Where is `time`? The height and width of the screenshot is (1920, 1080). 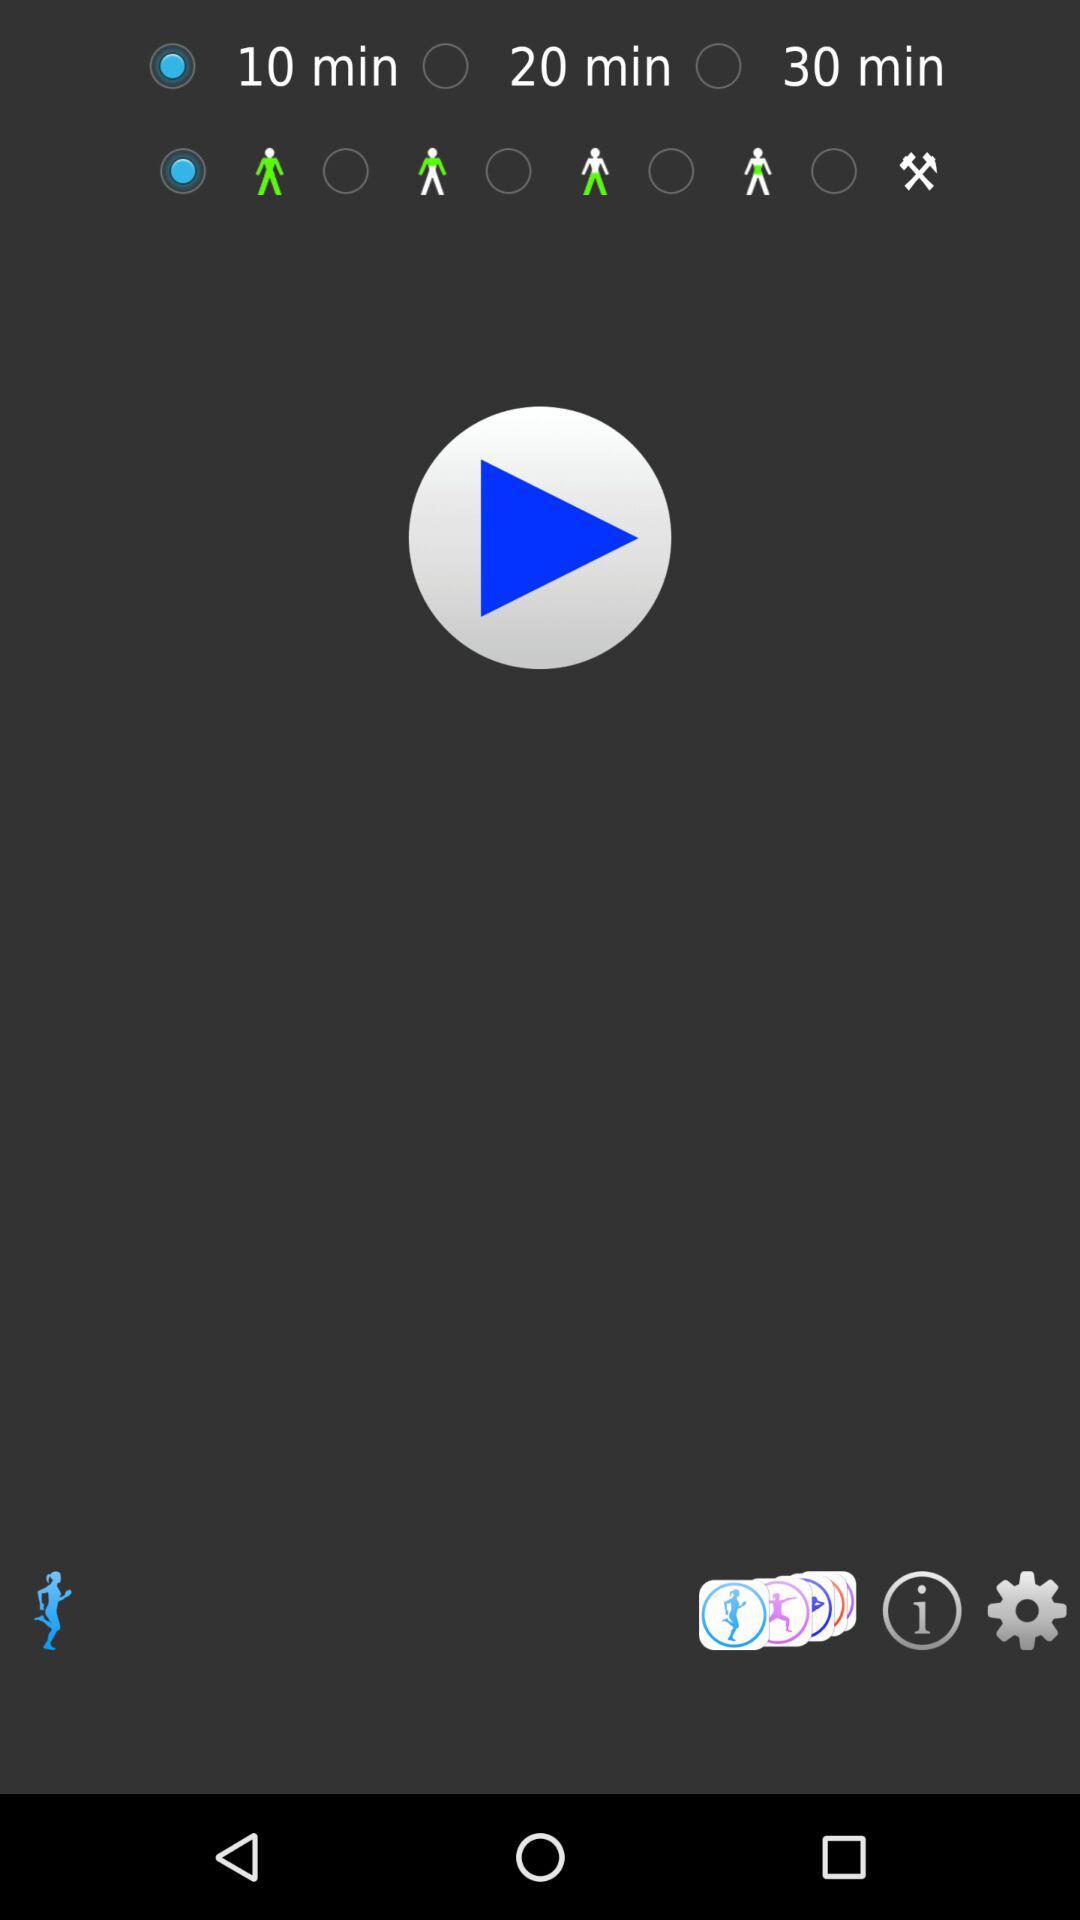 time is located at coordinates (182, 66).